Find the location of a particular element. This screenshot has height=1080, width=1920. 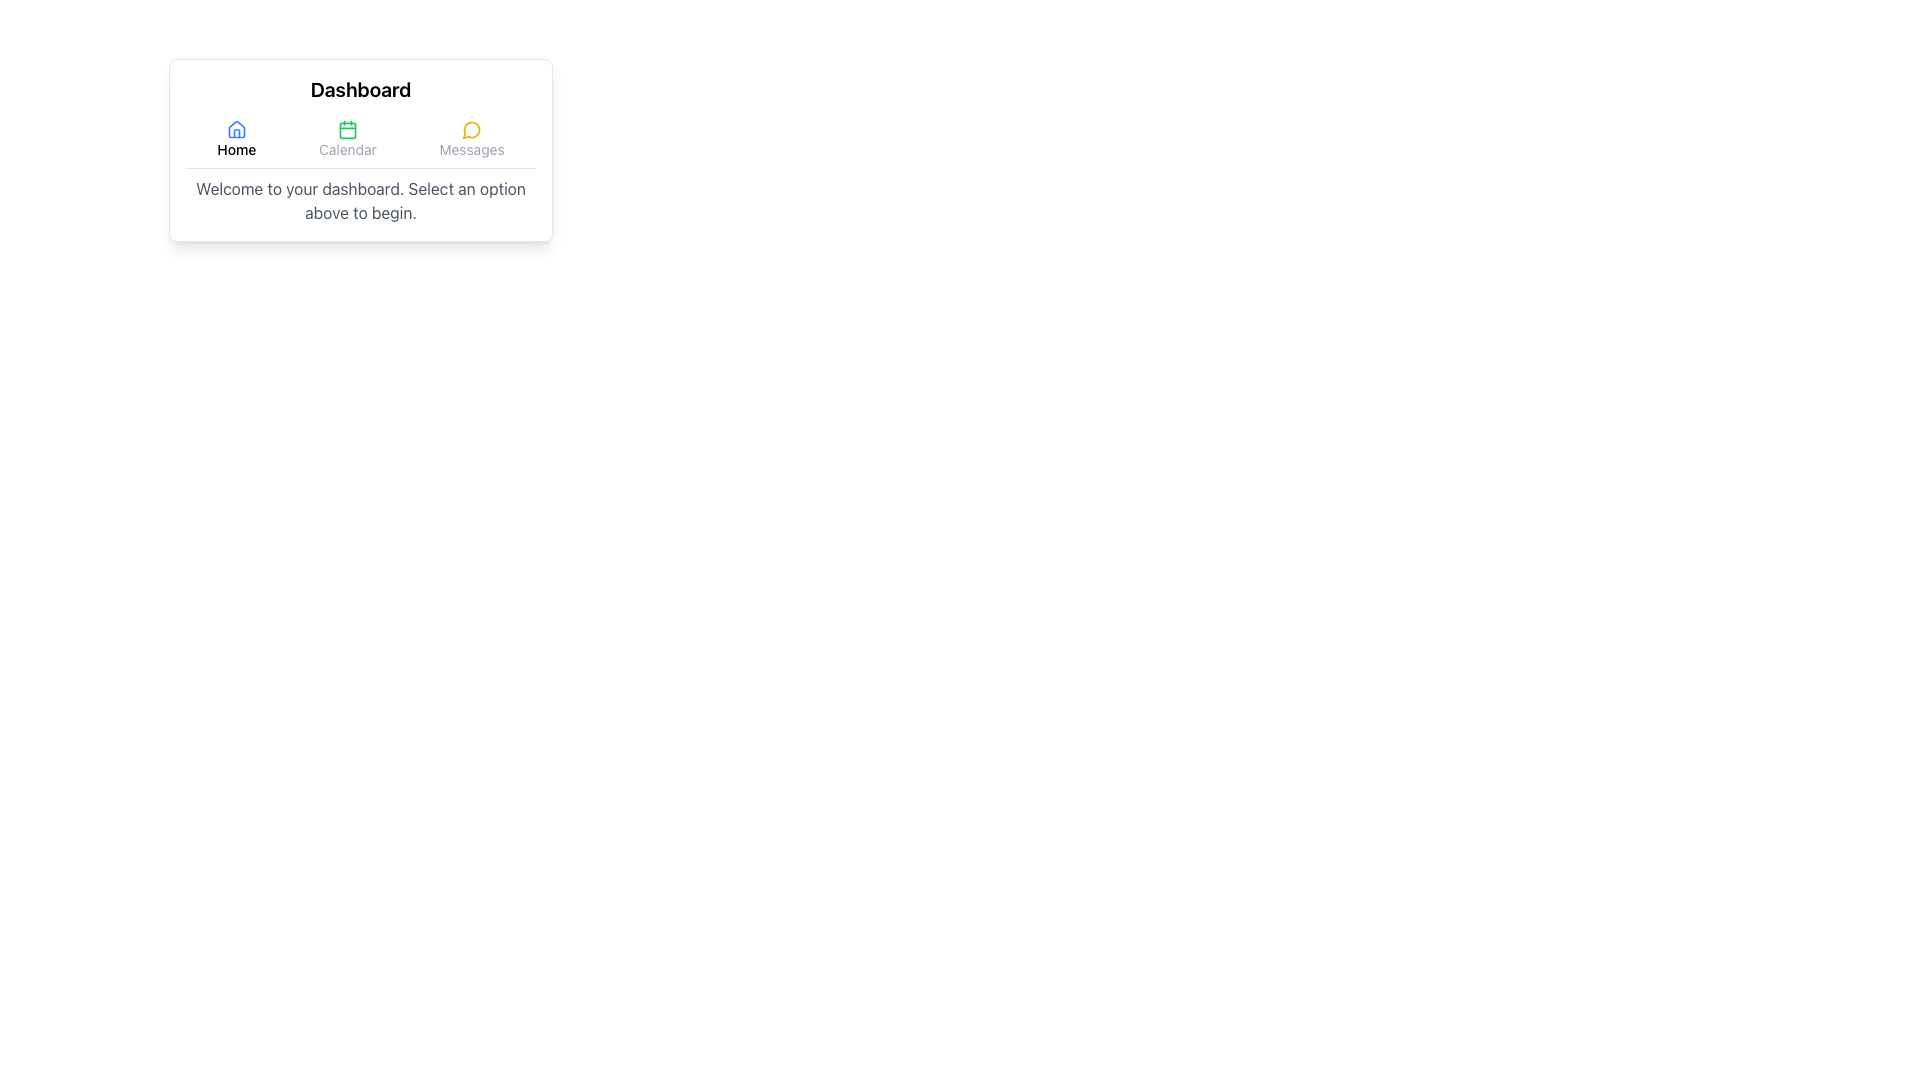

the 'Messages' navigation button located in the top-right part of the navigation bar is located at coordinates (471, 138).